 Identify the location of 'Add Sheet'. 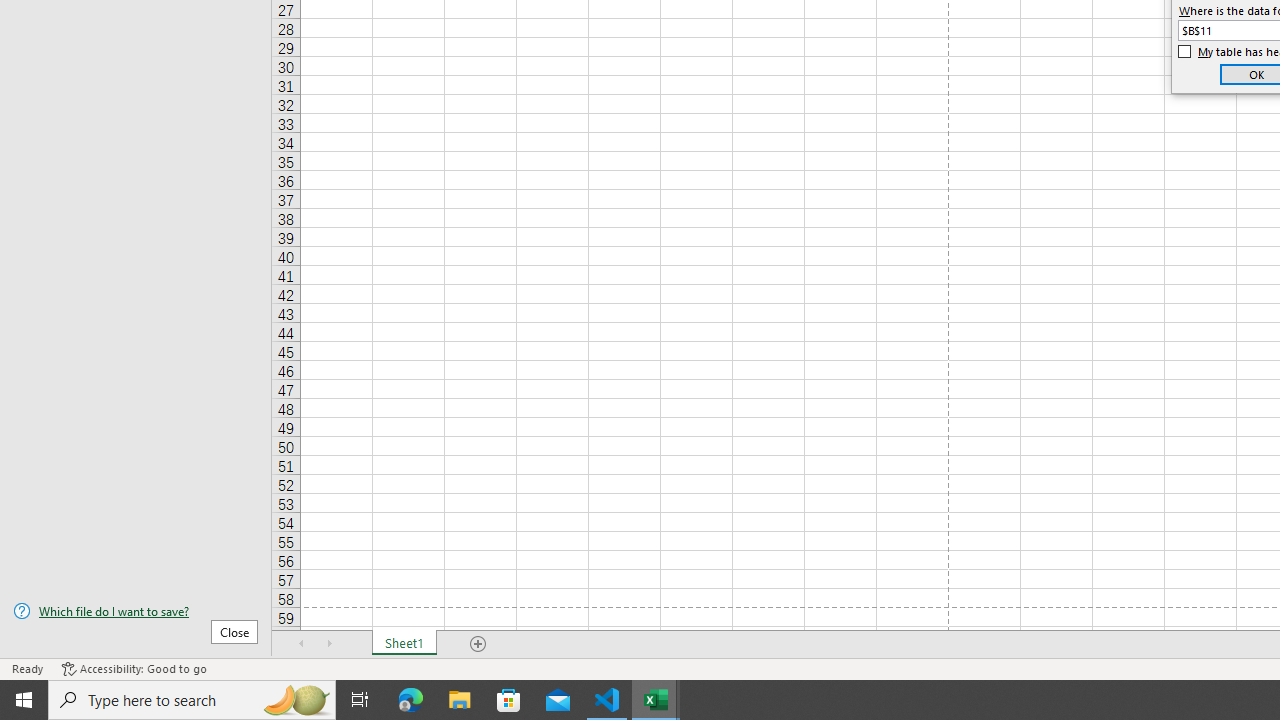
(477, 644).